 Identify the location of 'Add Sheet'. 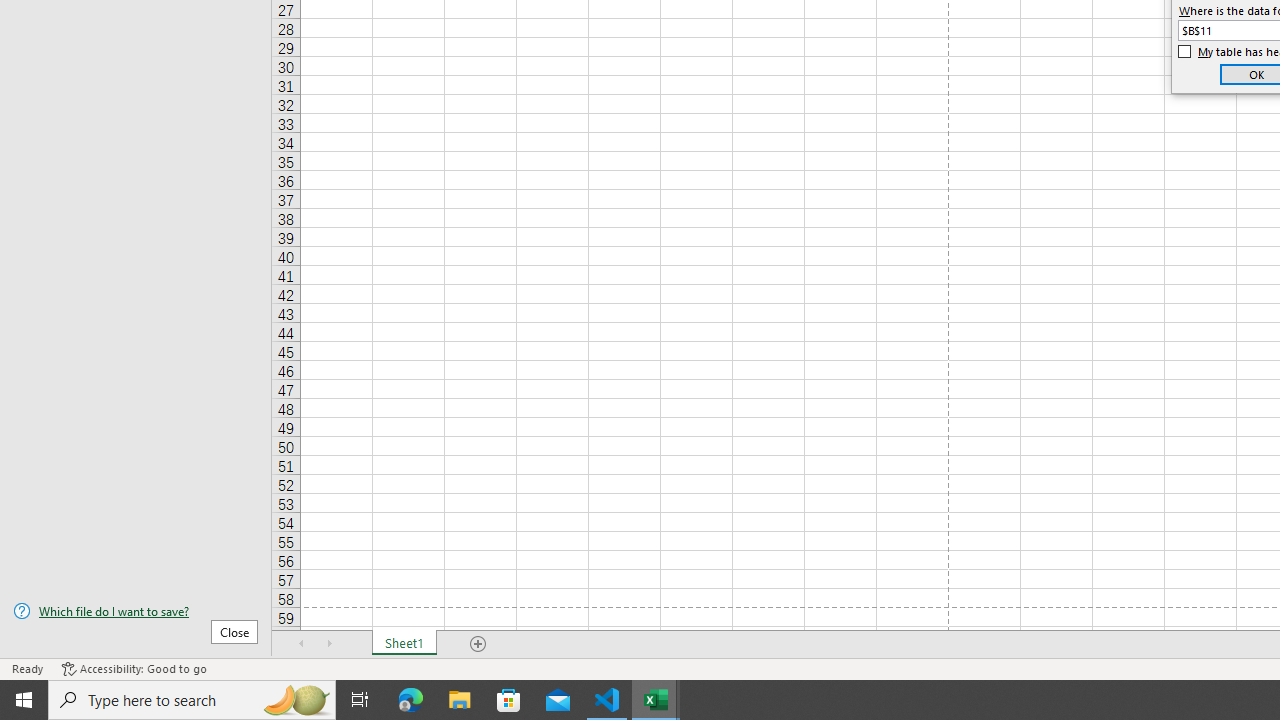
(477, 644).